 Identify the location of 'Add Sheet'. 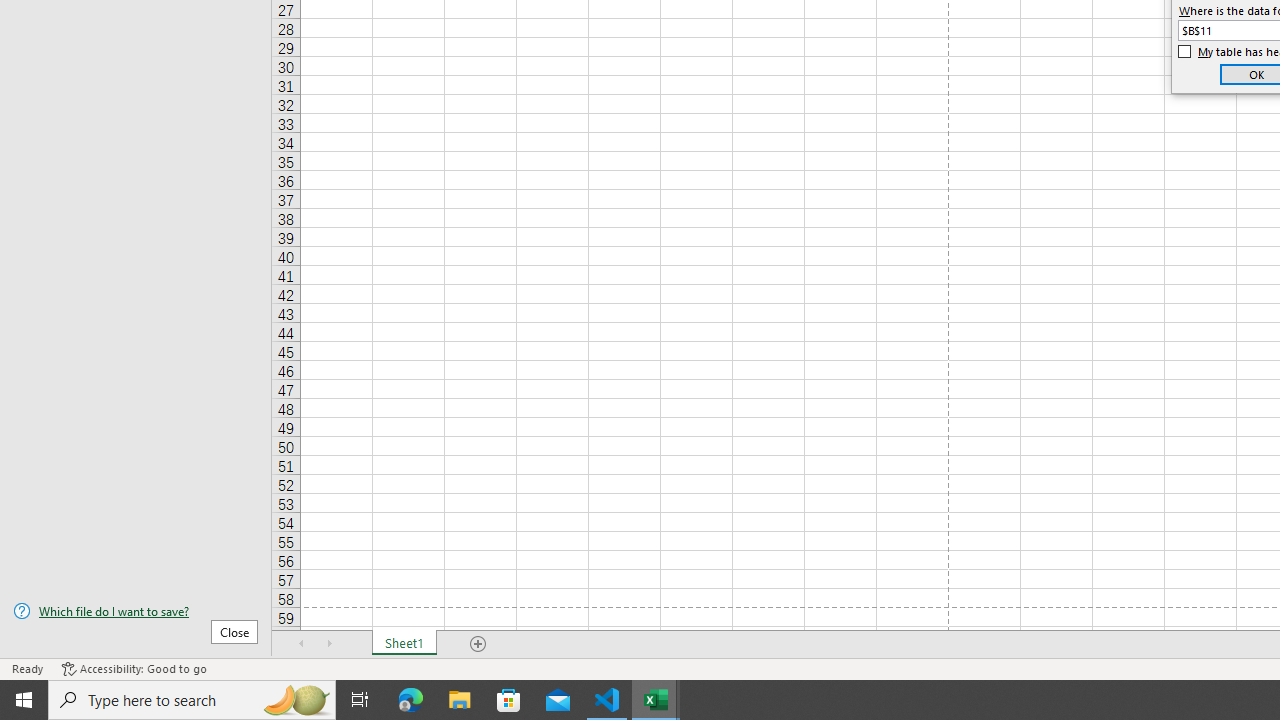
(477, 644).